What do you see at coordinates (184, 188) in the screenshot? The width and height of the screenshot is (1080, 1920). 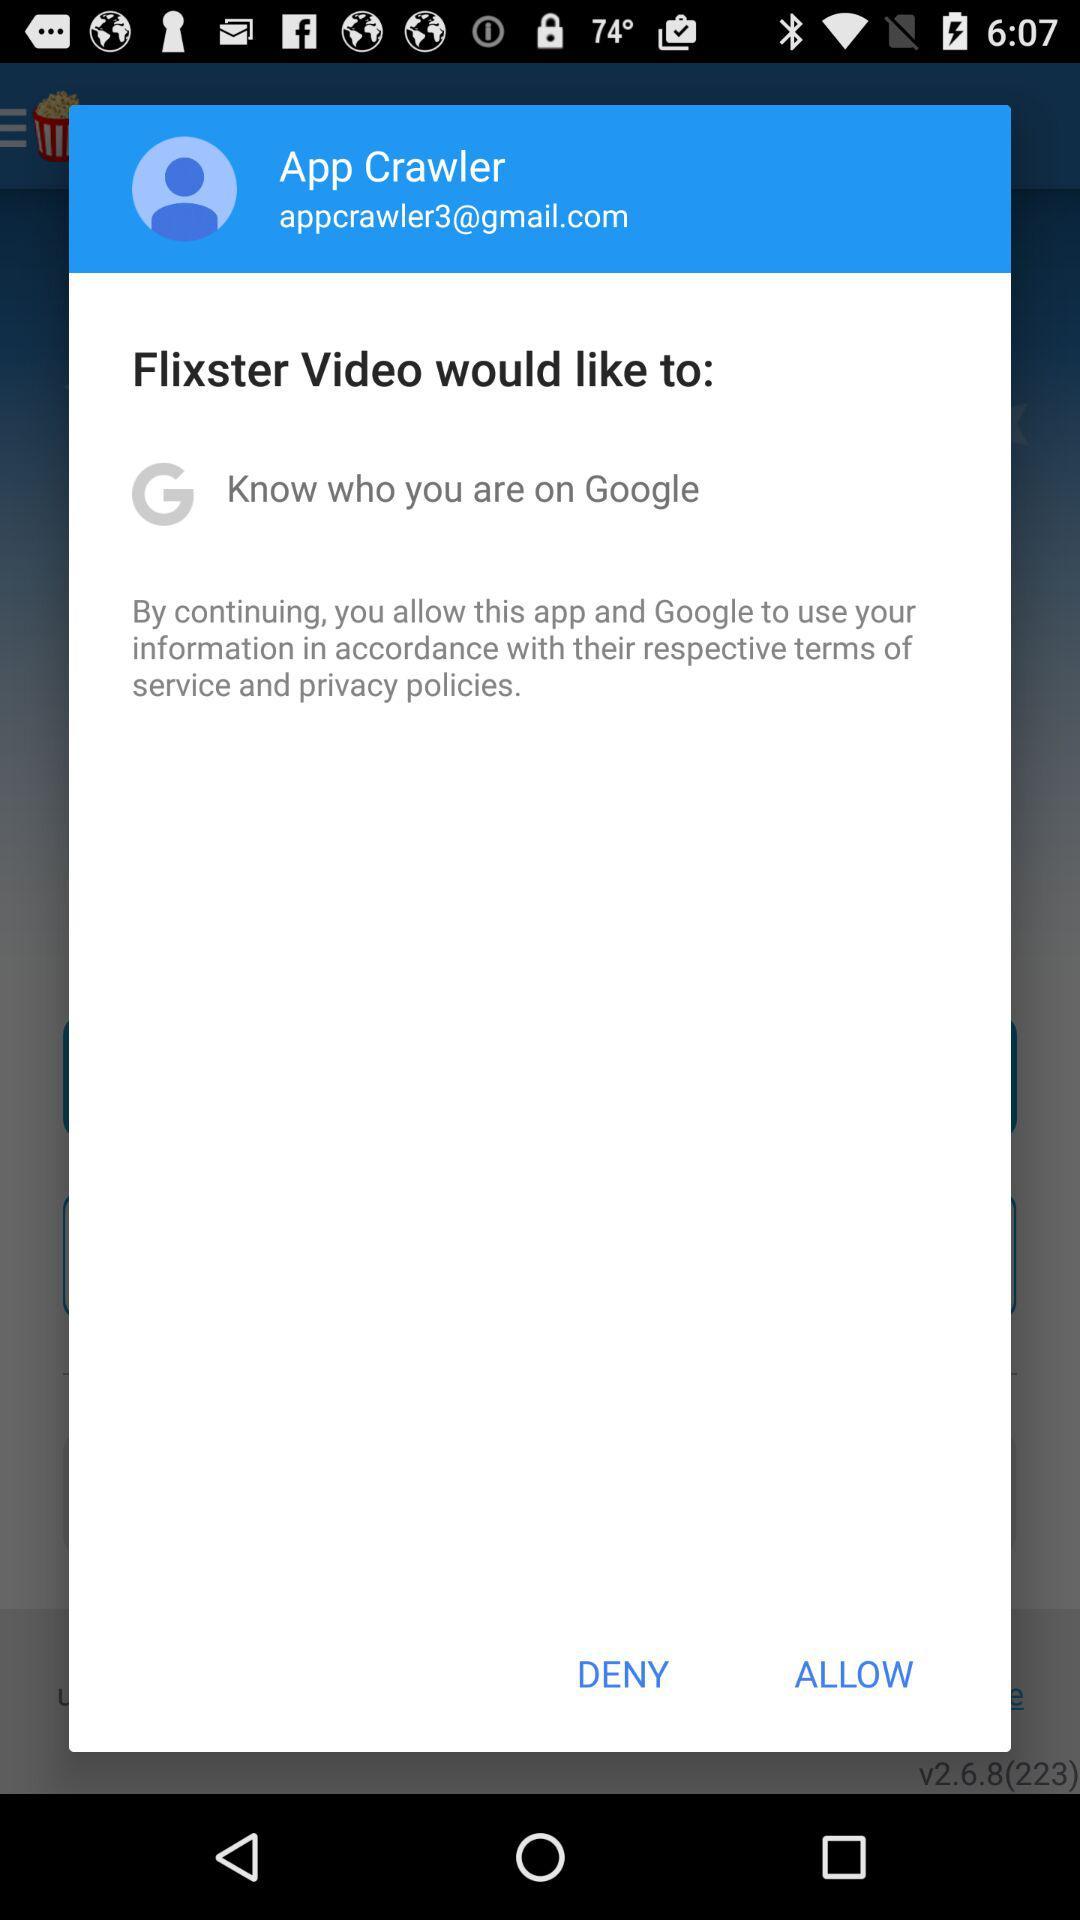 I see `the app to the left of app crawler app` at bounding box center [184, 188].